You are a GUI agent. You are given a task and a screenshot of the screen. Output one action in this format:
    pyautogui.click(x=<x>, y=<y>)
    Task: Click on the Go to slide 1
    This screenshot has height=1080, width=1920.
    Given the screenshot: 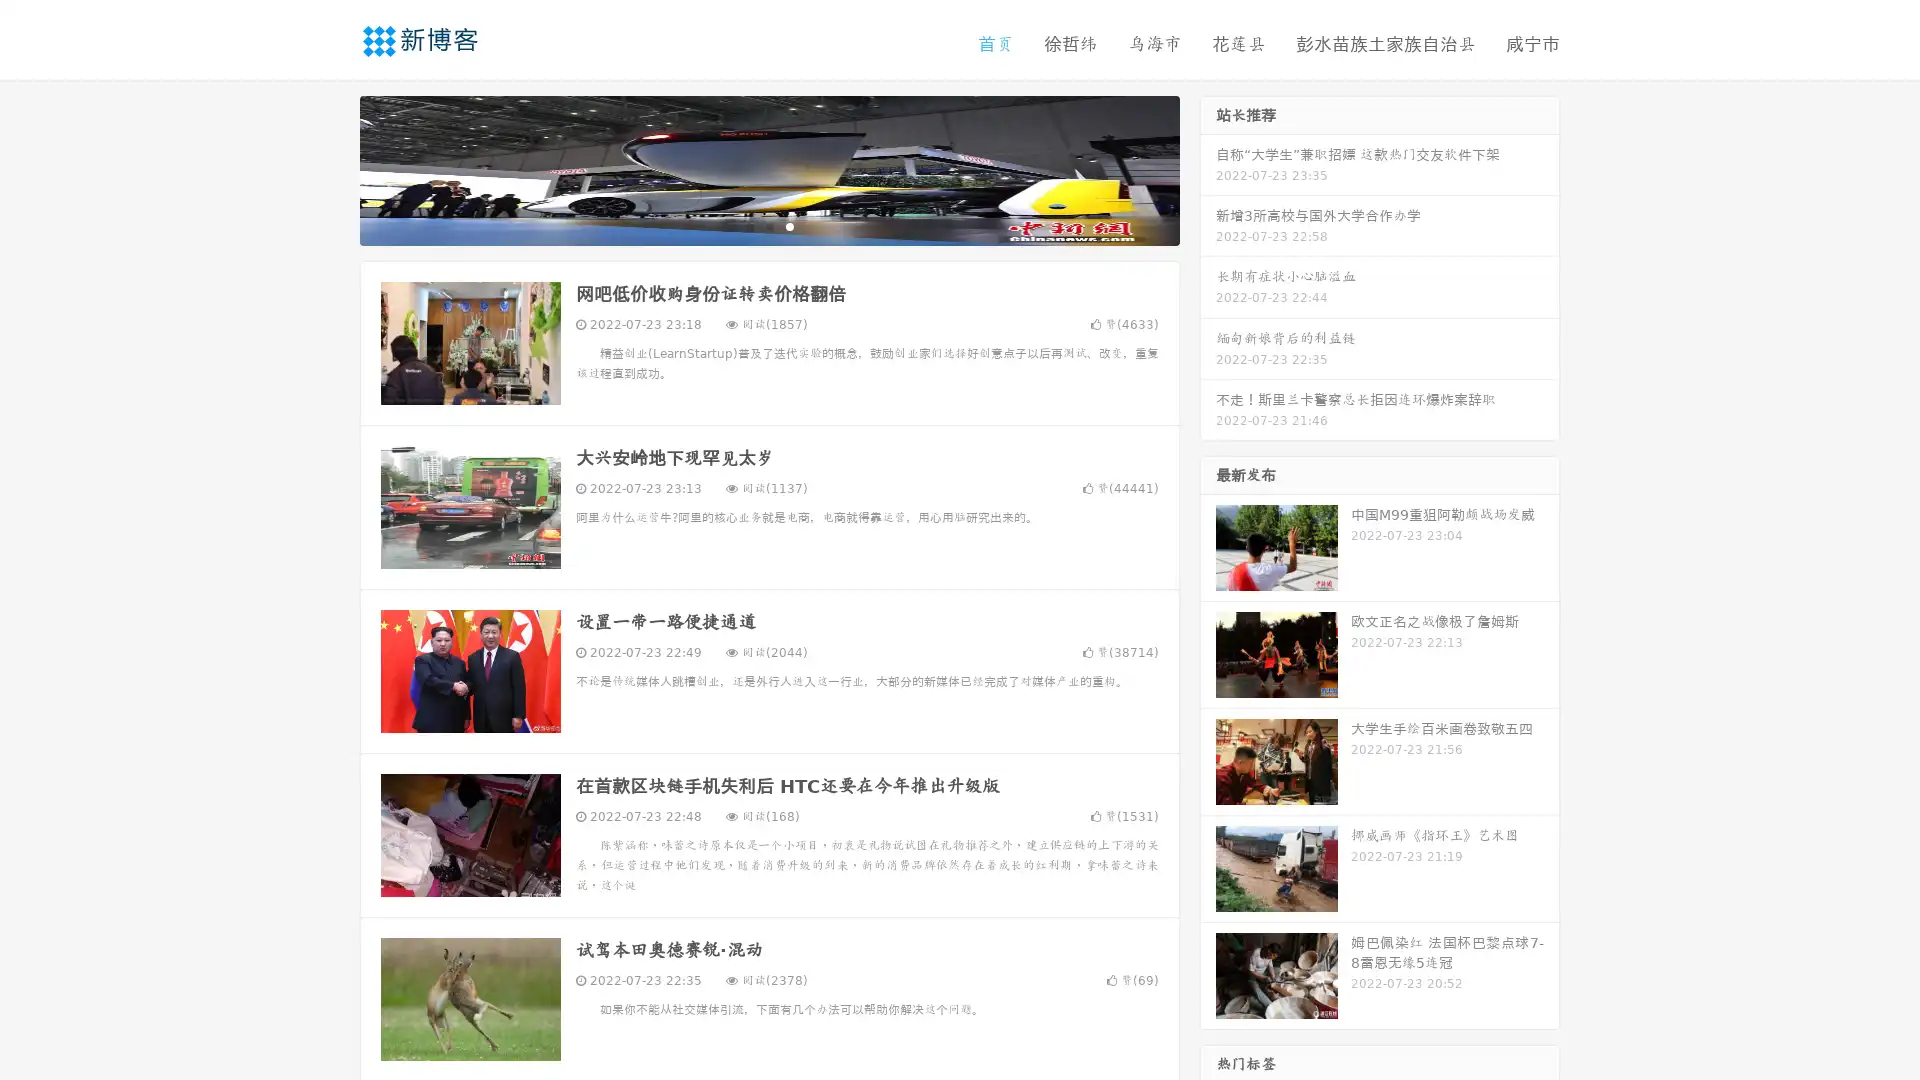 What is the action you would take?
    pyautogui.click(x=748, y=225)
    